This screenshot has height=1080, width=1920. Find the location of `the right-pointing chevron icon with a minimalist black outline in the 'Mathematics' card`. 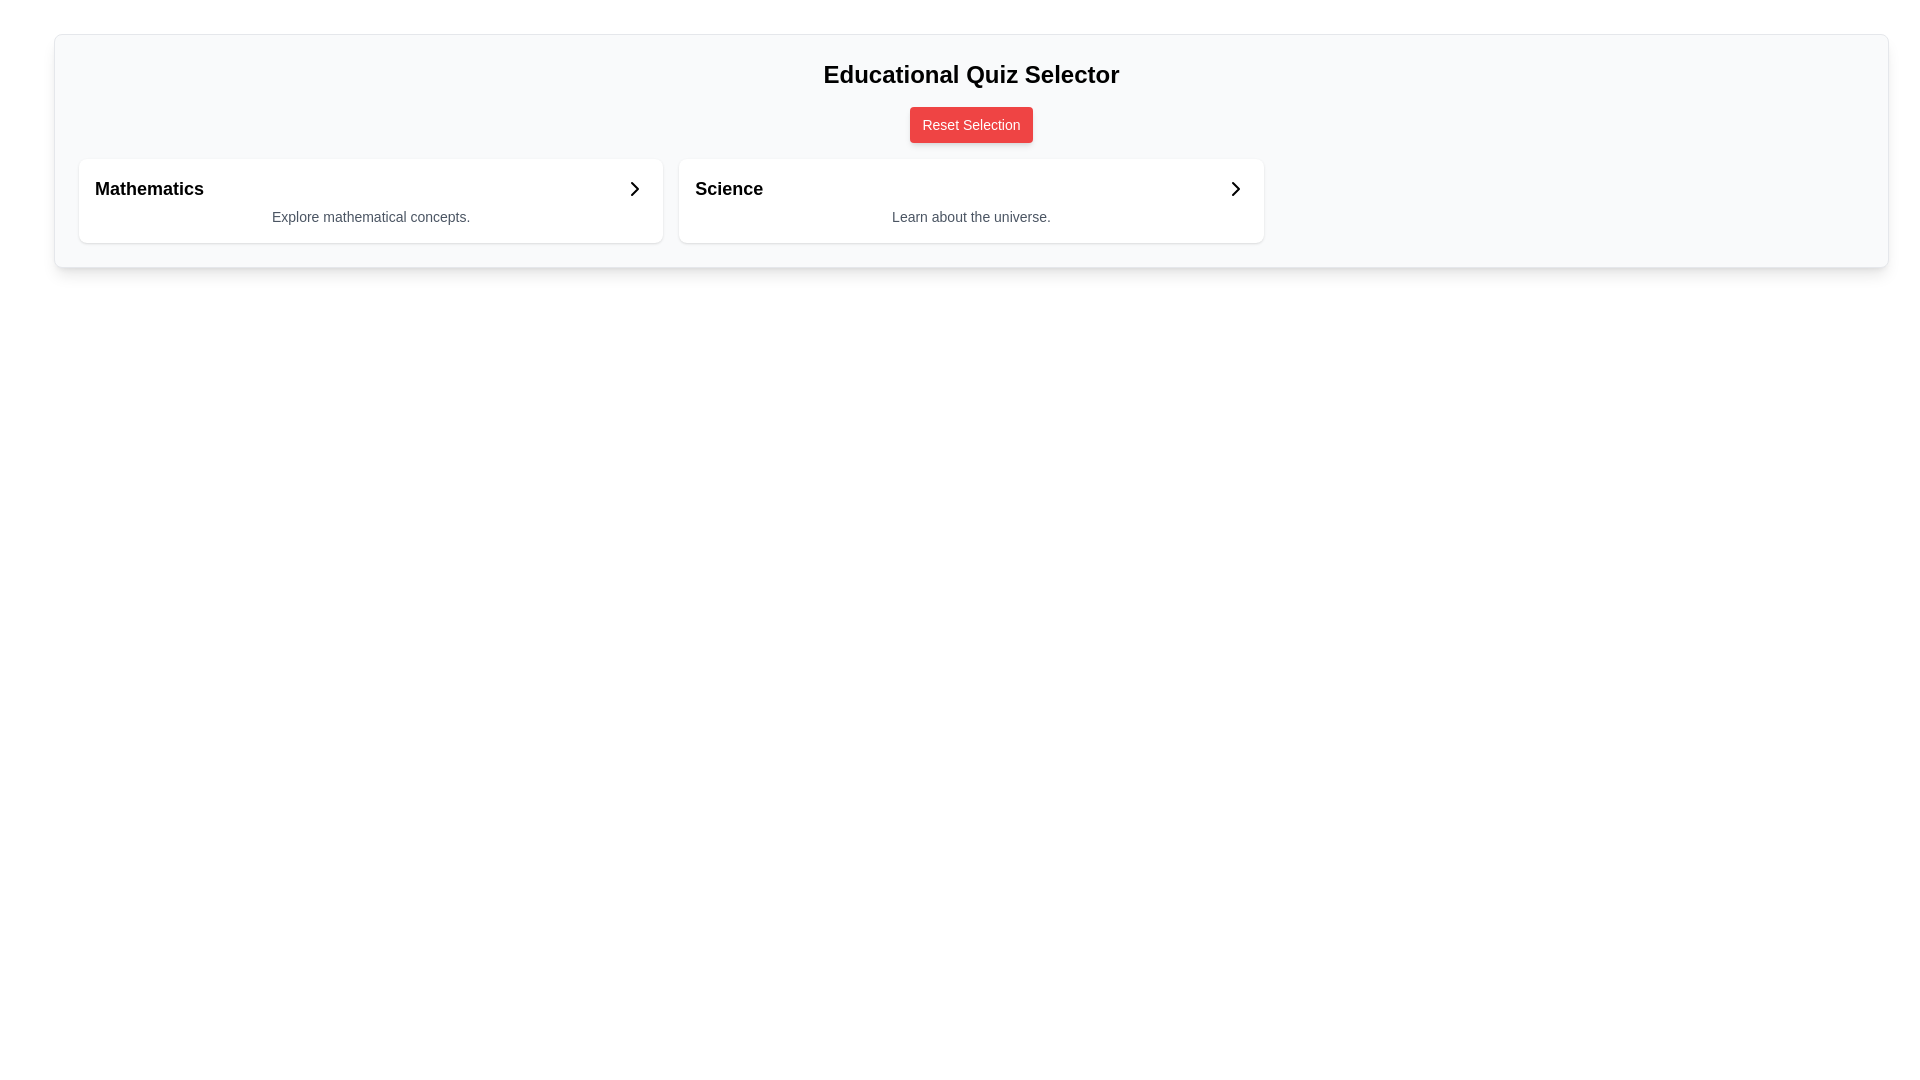

the right-pointing chevron icon with a minimalist black outline in the 'Mathematics' card is located at coordinates (634, 189).